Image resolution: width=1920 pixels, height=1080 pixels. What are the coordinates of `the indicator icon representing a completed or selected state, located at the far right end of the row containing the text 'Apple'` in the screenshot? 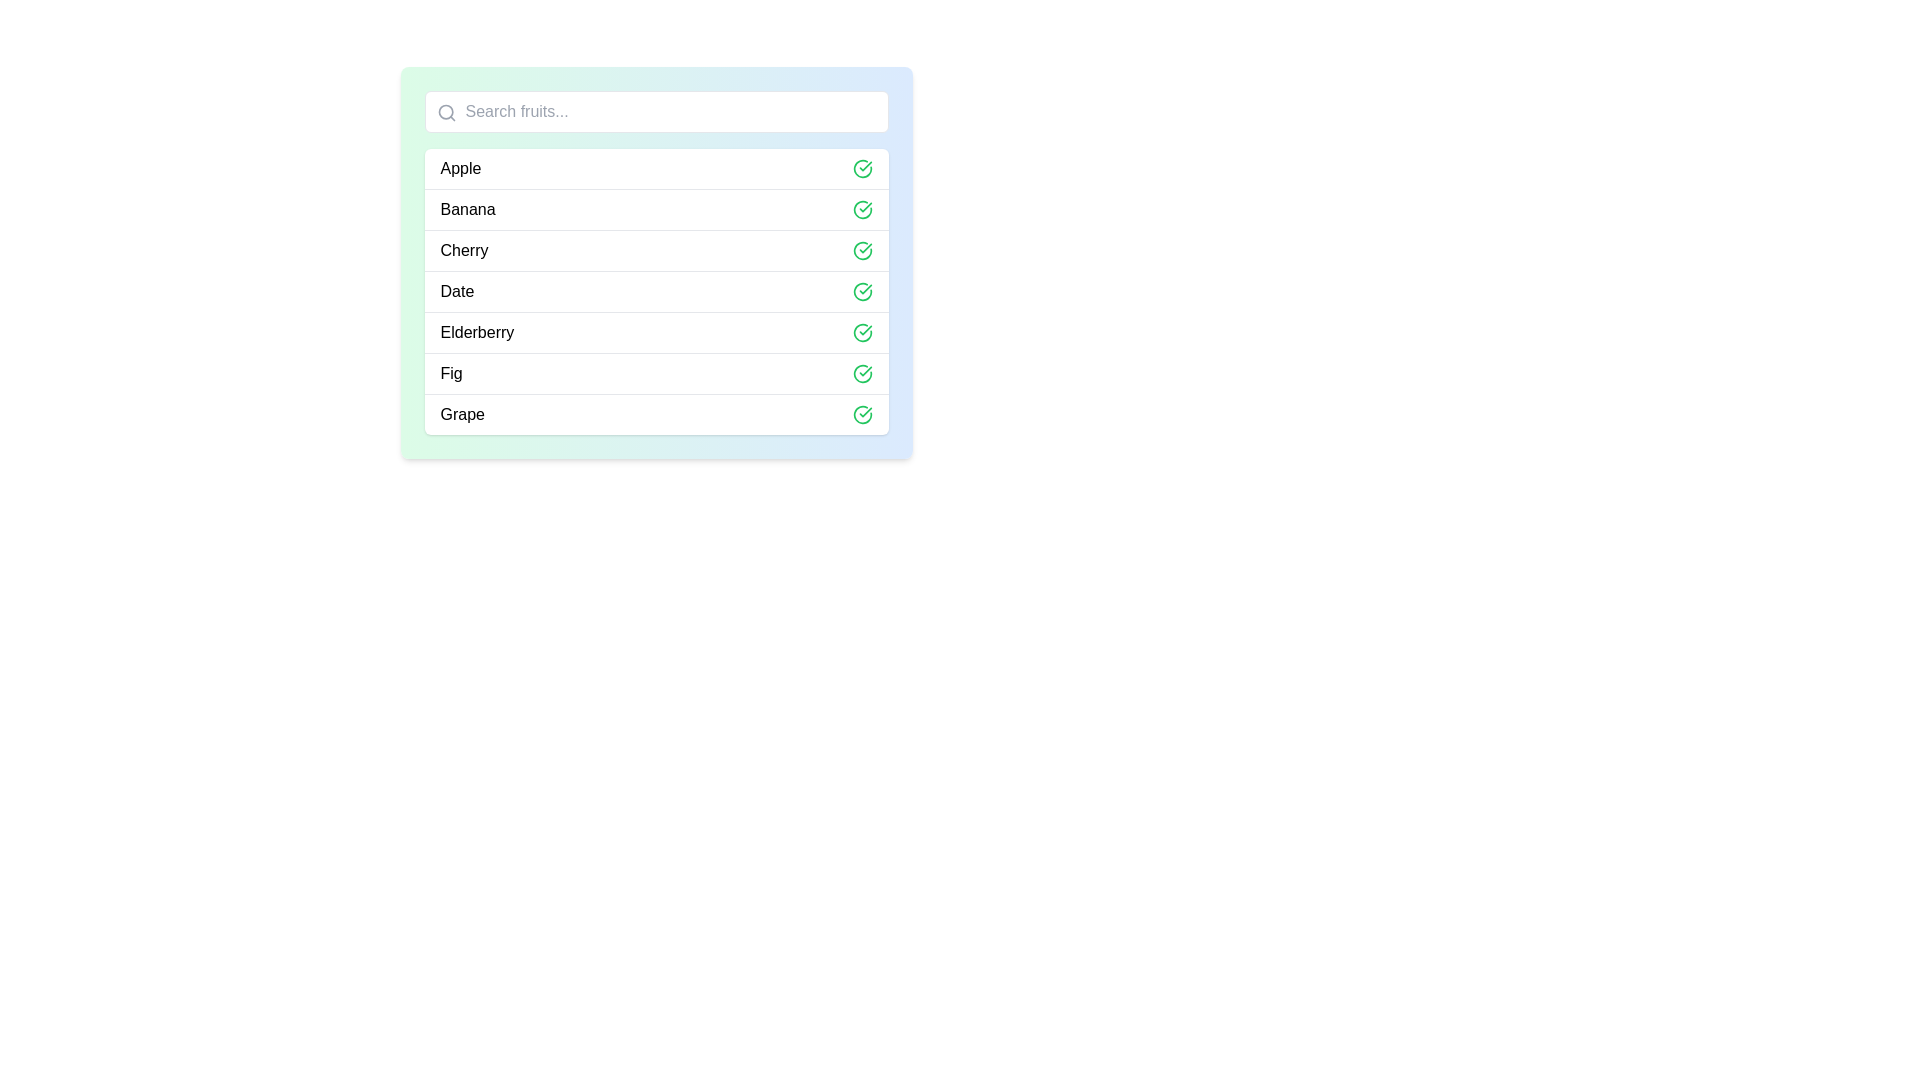 It's located at (862, 168).